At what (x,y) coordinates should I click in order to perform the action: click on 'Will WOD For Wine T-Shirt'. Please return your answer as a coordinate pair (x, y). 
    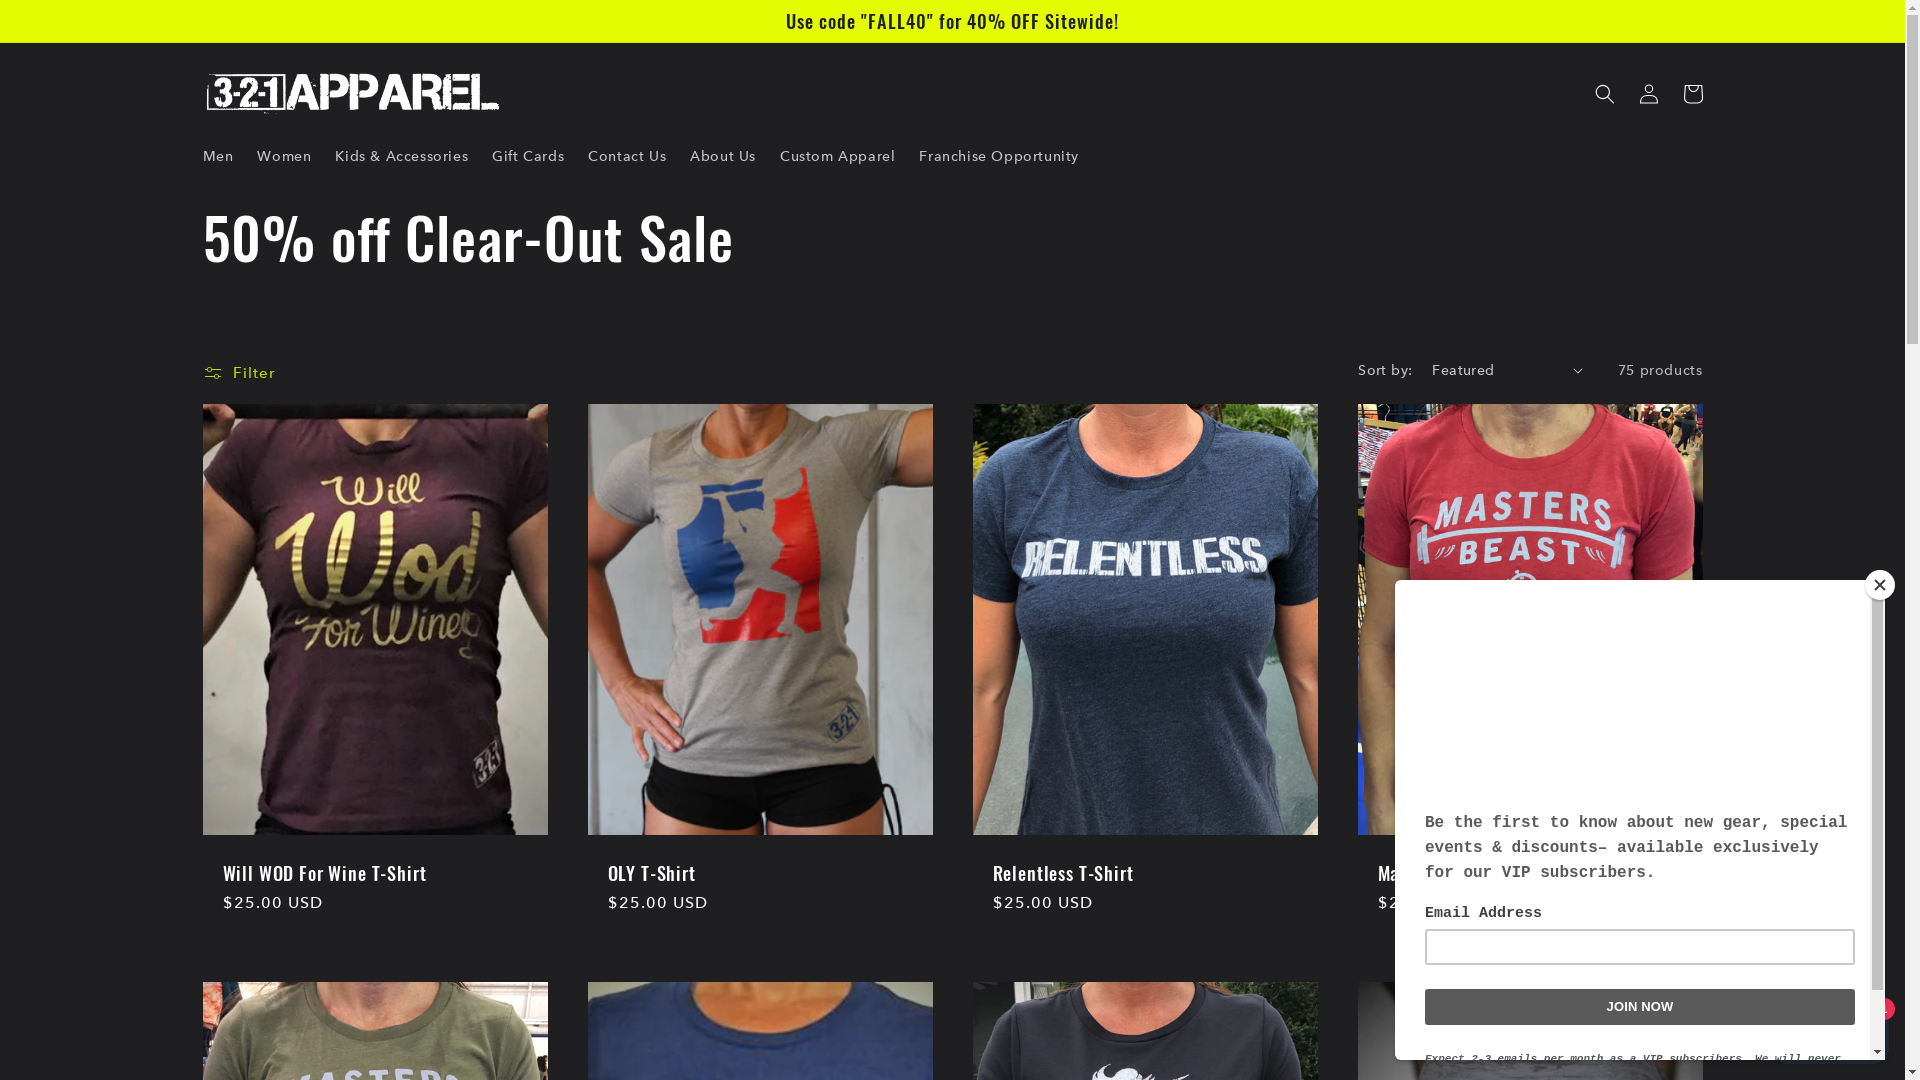
    Looking at the image, I should click on (374, 871).